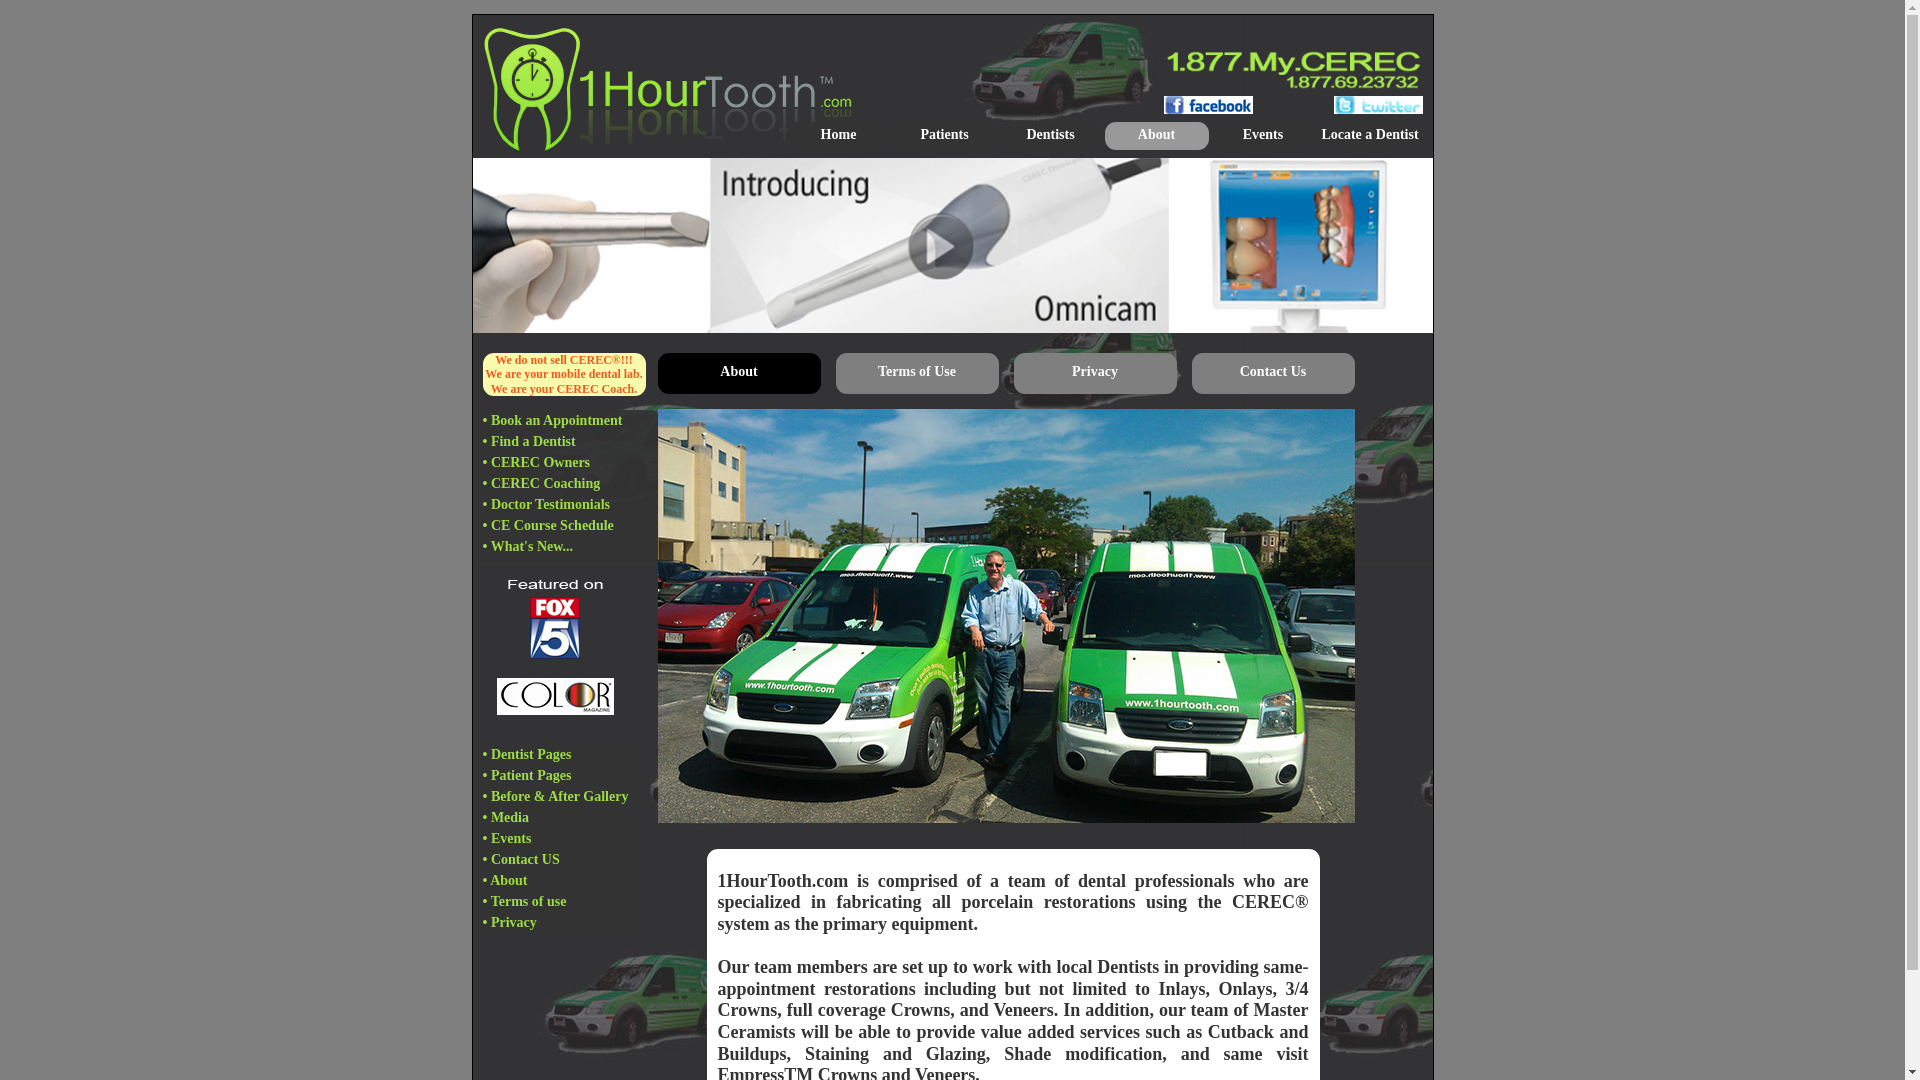 This screenshot has width=1920, height=1080. Describe the element at coordinates (998, 135) in the screenshot. I see `'Dentists'` at that location.